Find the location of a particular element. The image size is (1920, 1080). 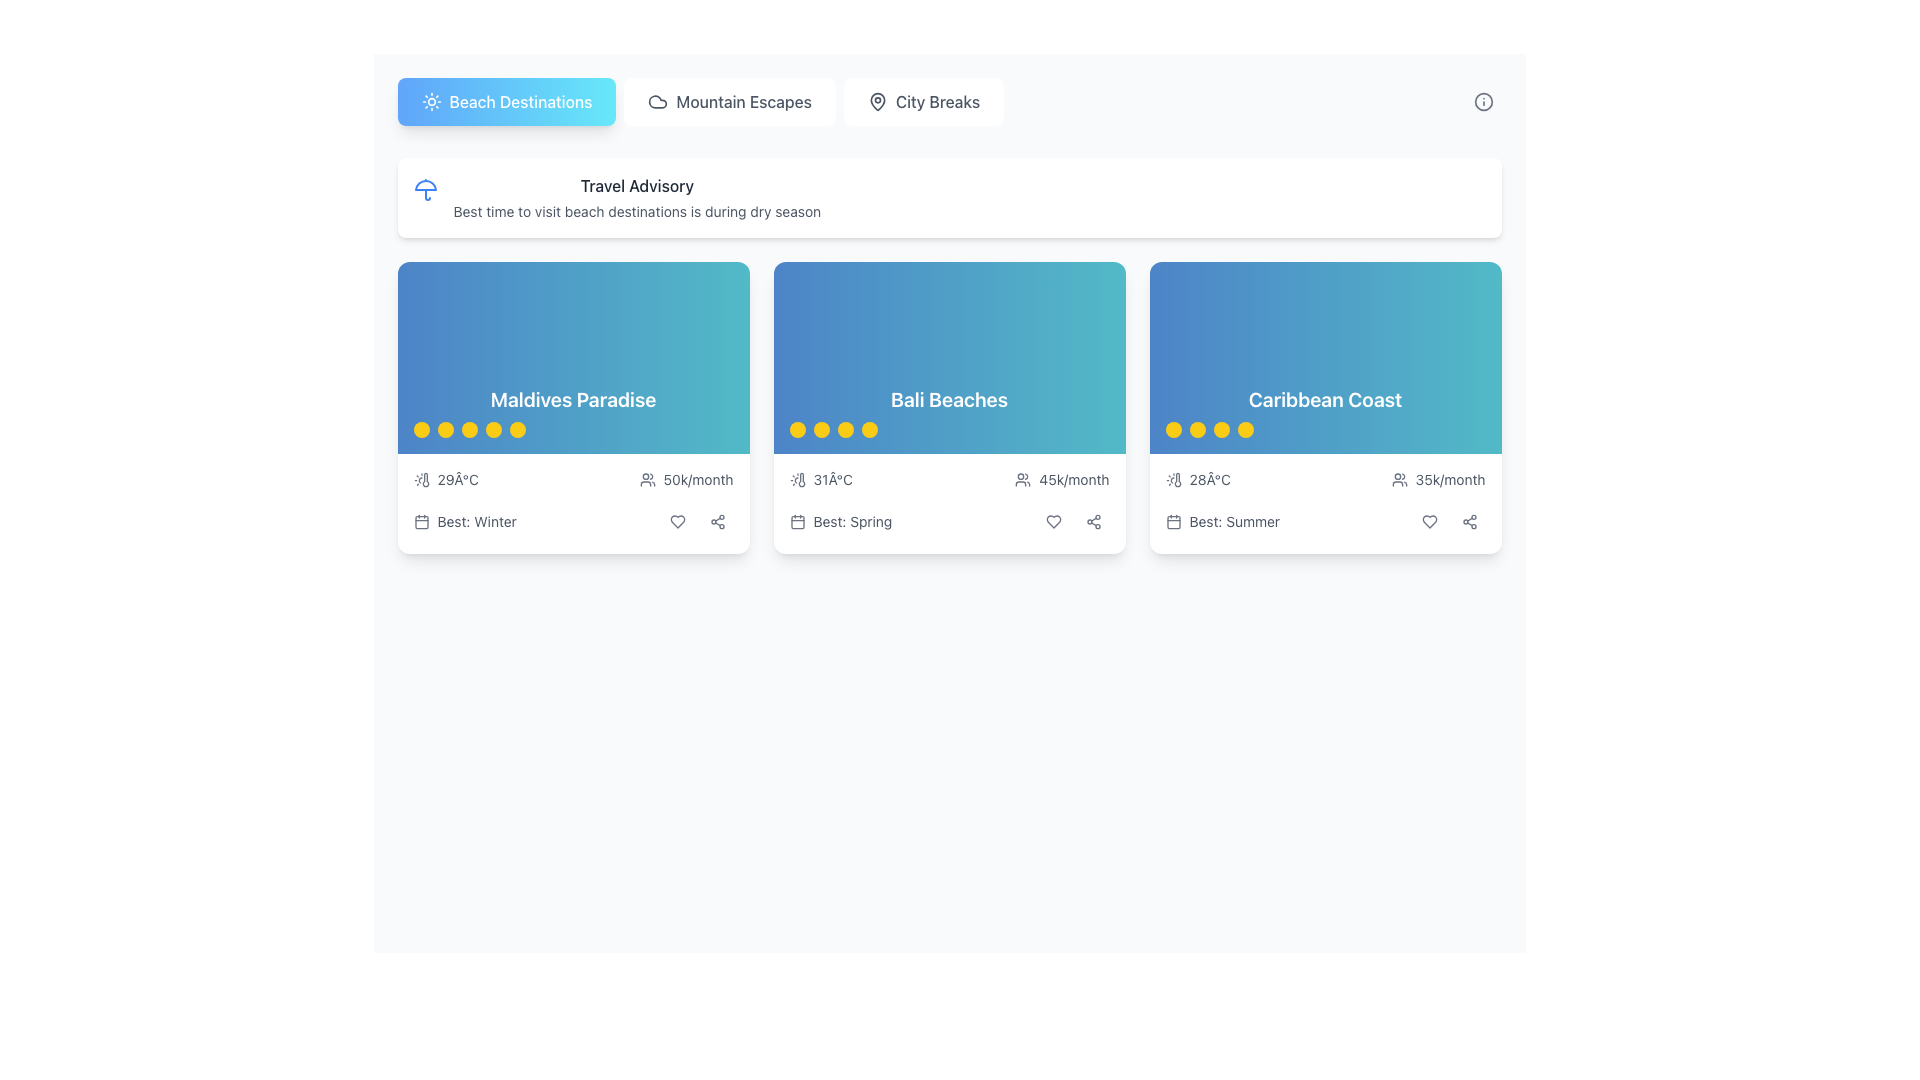

the circular share button located in the bottom-right corner of the third card, directly below the heart-shaped icon, to share is located at coordinates (1092, 520).